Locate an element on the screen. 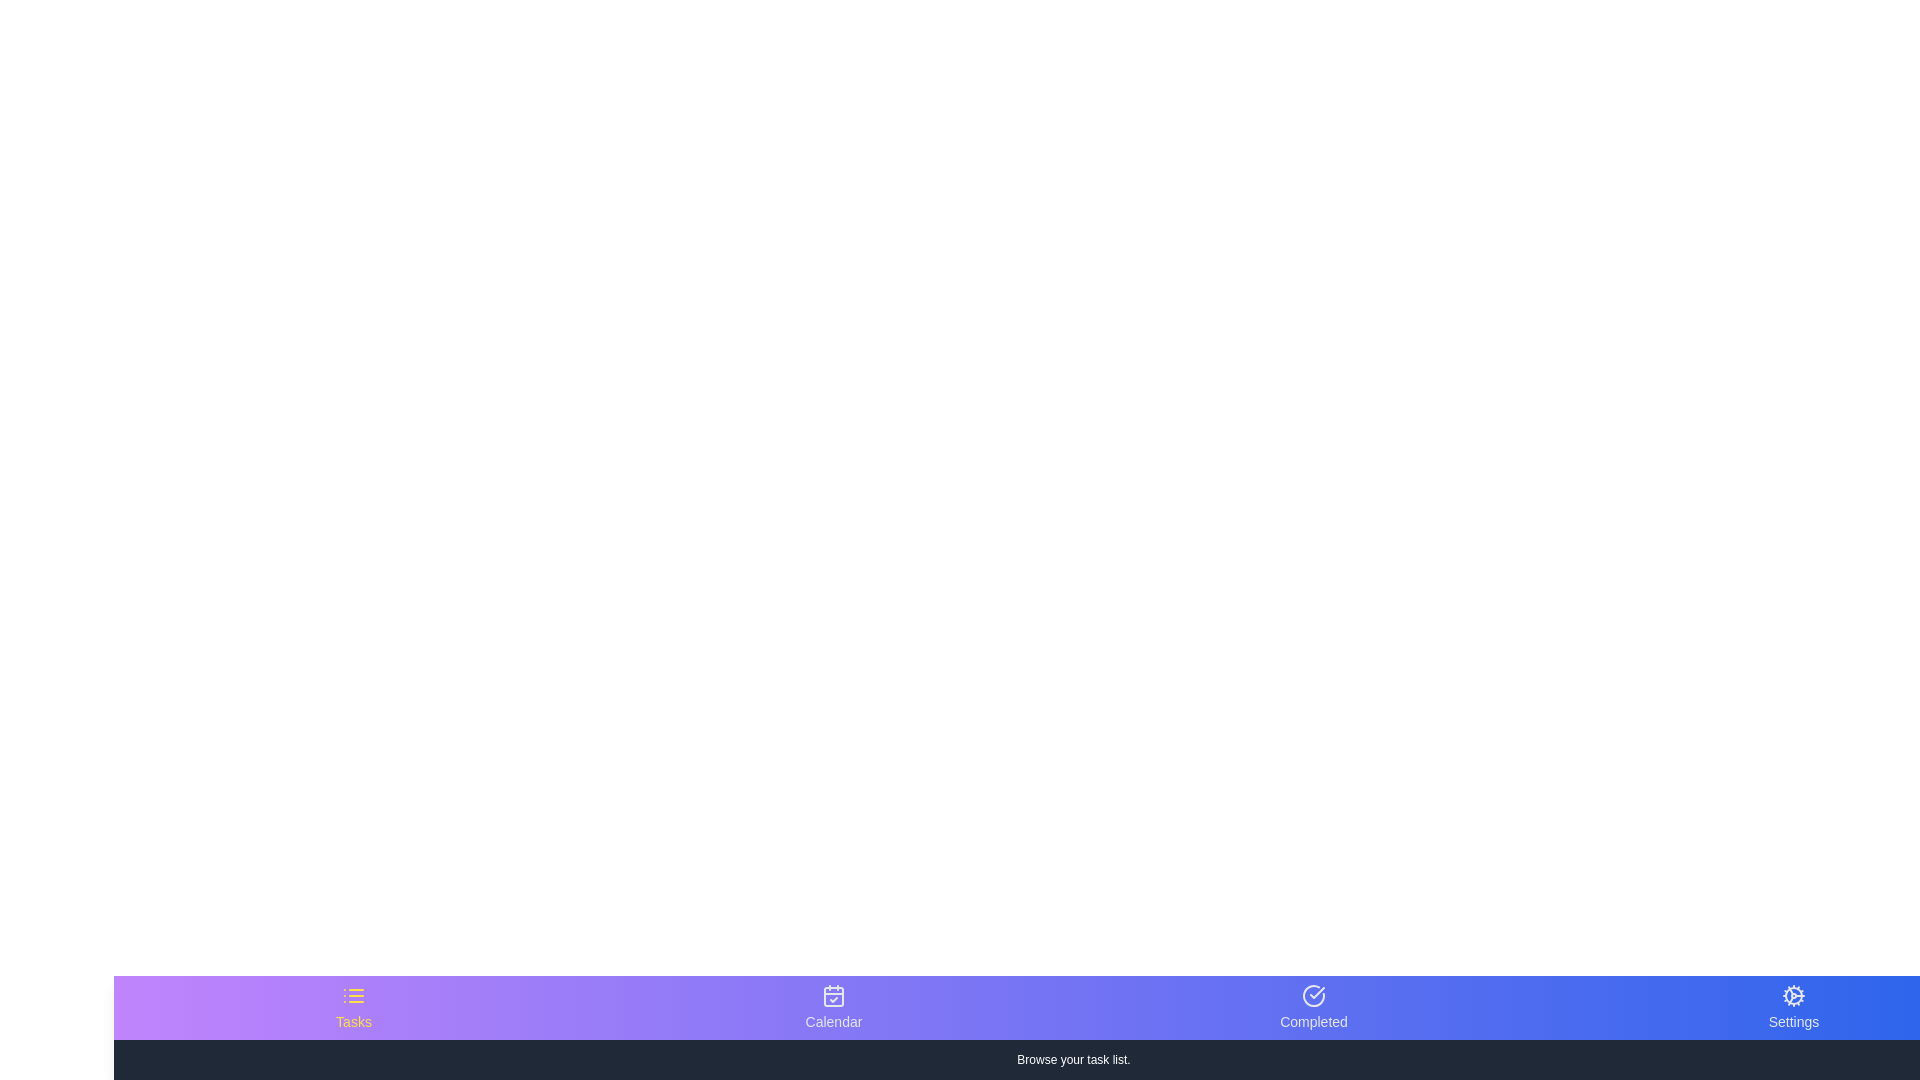  the Settings tab is located at coordinates (1794, 1007).